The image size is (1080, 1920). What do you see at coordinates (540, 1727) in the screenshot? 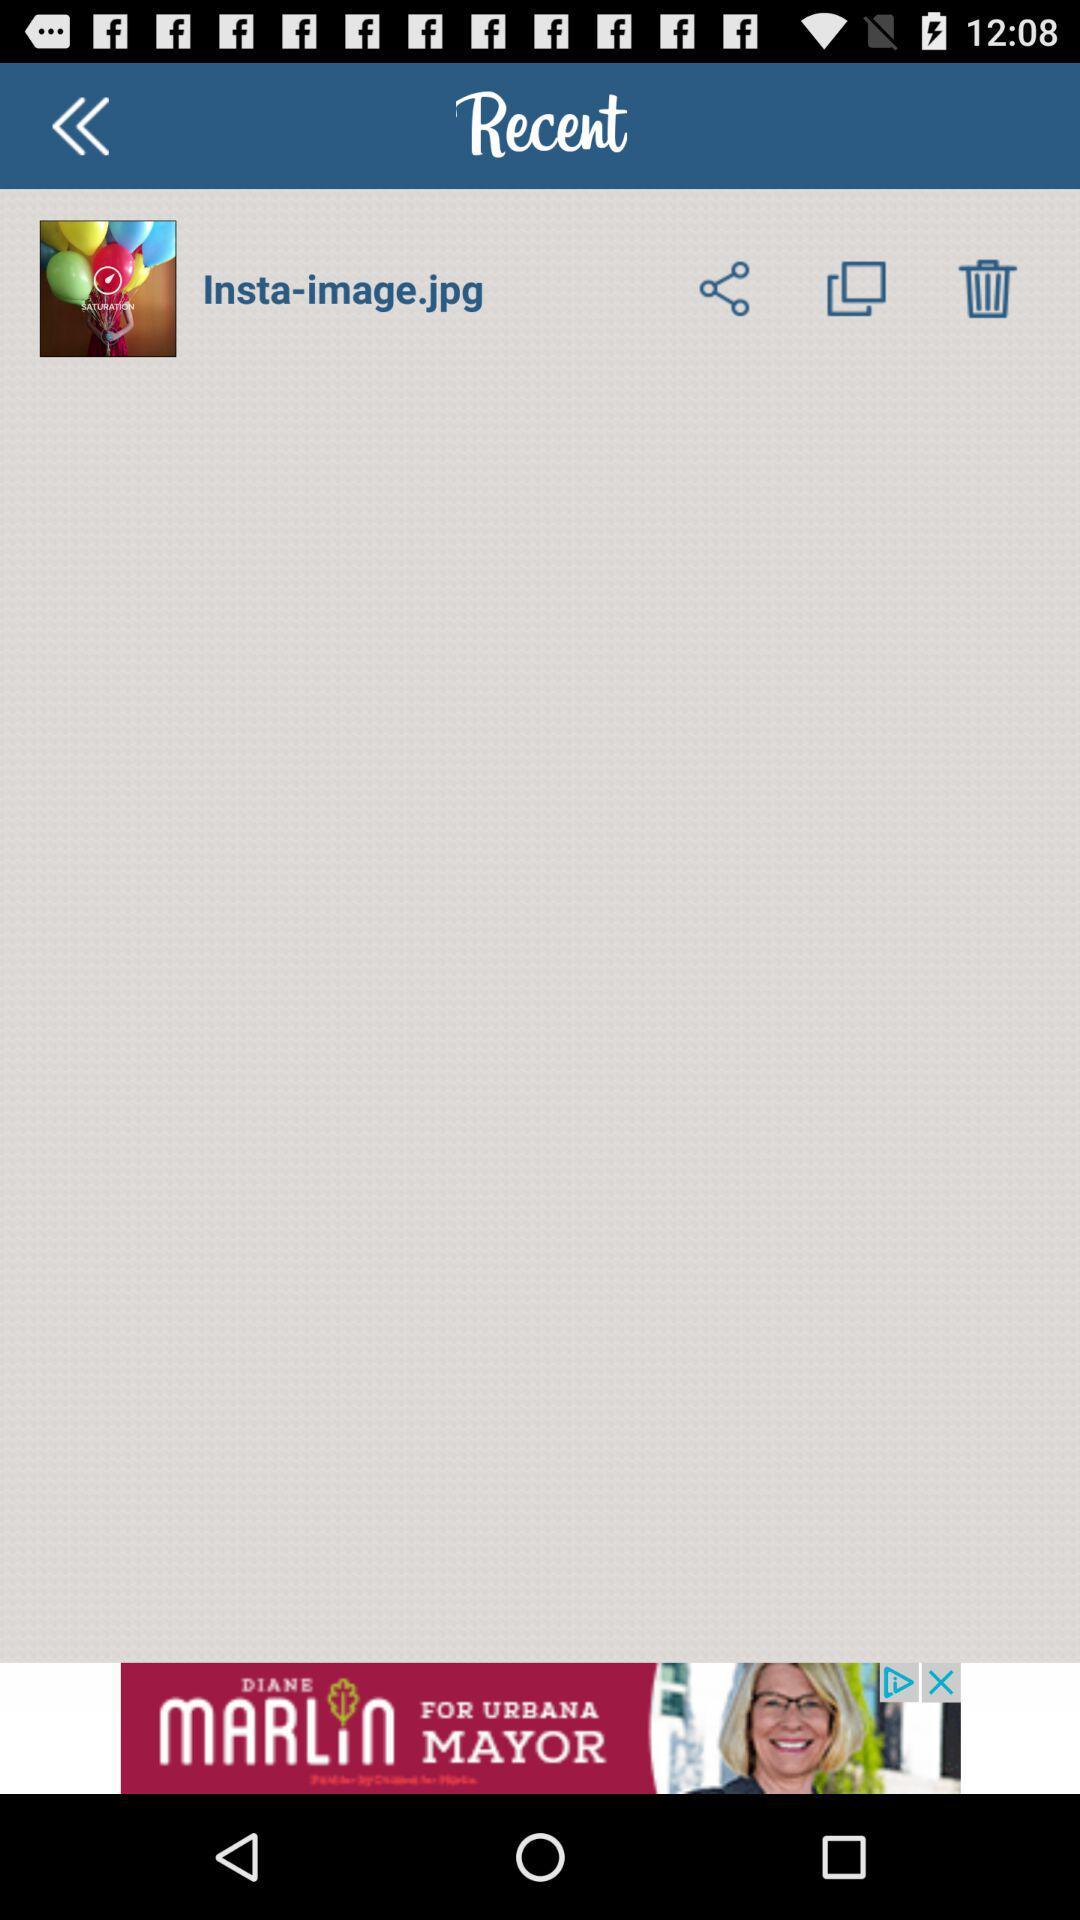
I see `advertiser site` at bounding box center [540, 1727].